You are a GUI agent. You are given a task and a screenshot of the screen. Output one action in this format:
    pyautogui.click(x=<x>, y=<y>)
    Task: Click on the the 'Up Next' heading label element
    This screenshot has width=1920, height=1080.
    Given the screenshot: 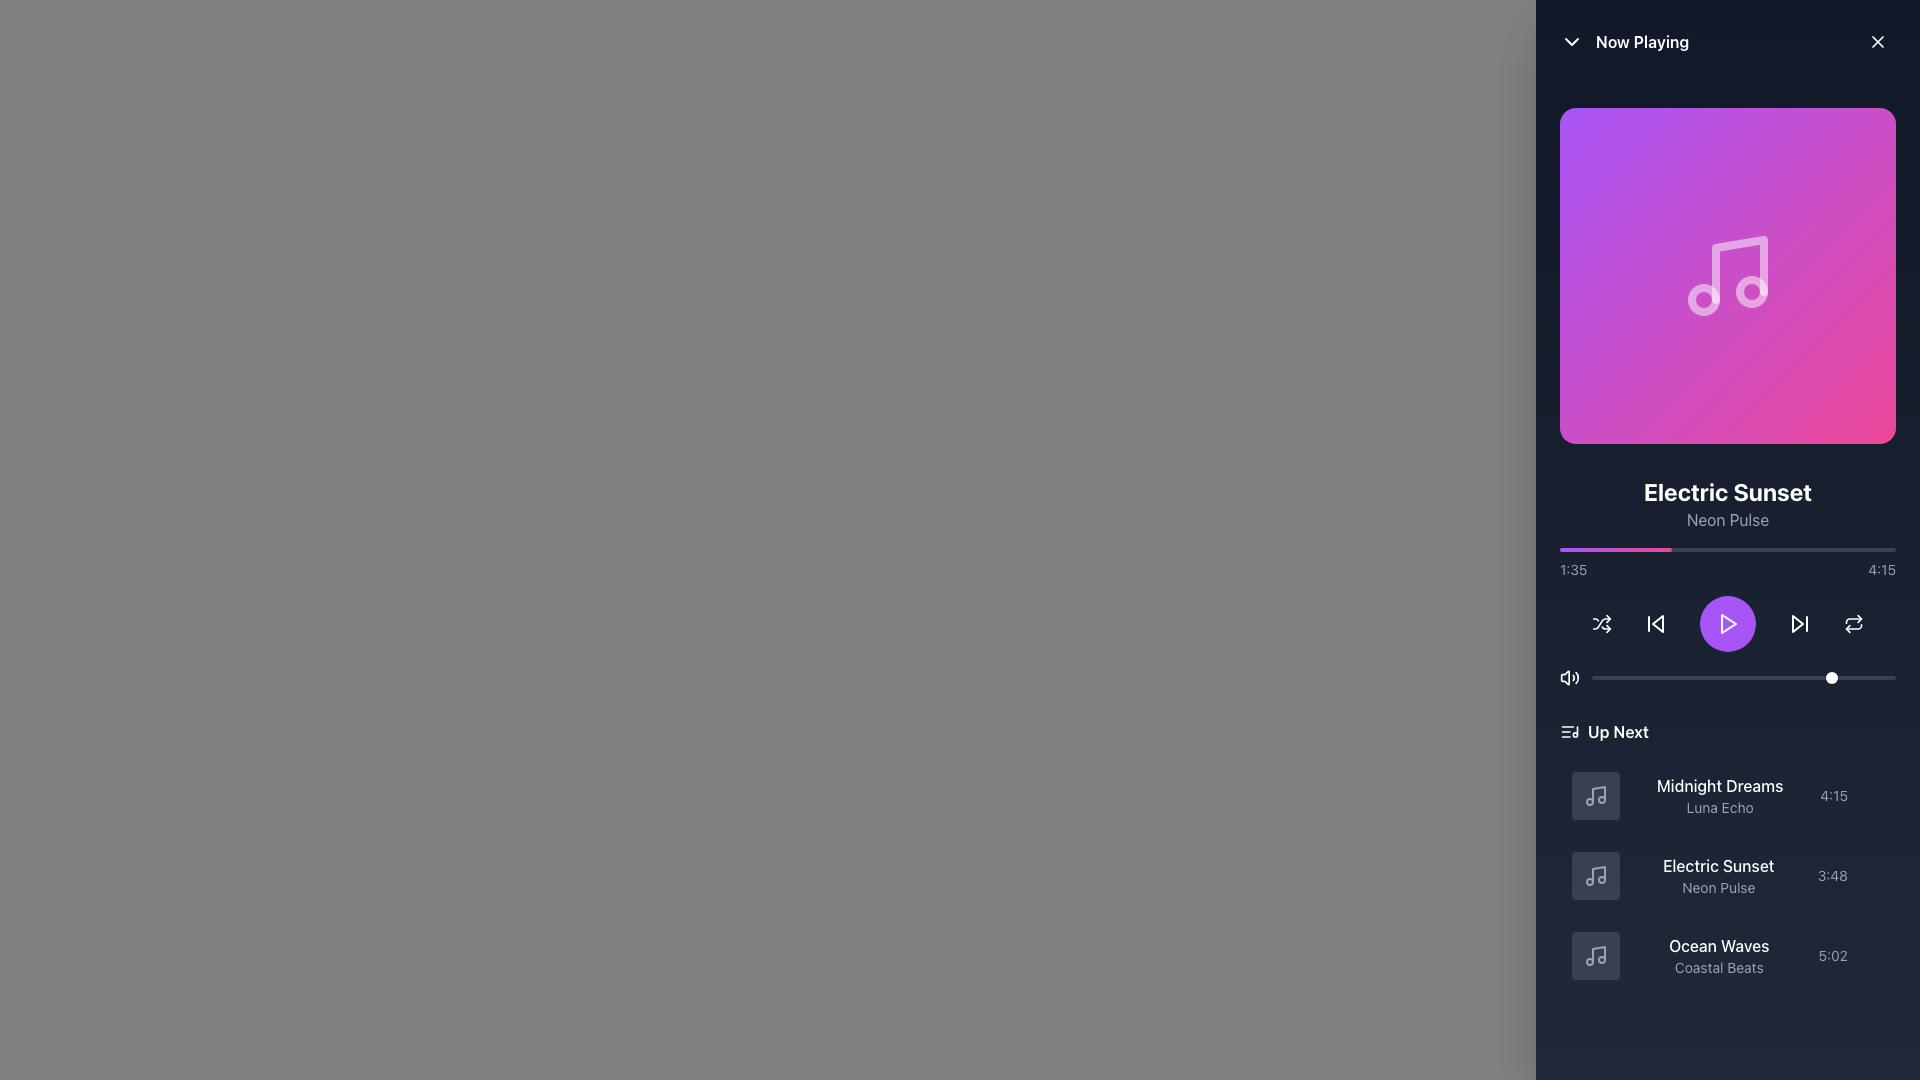 What is the action you would take?
    pyautogui.click(x=1727, y=732)
    